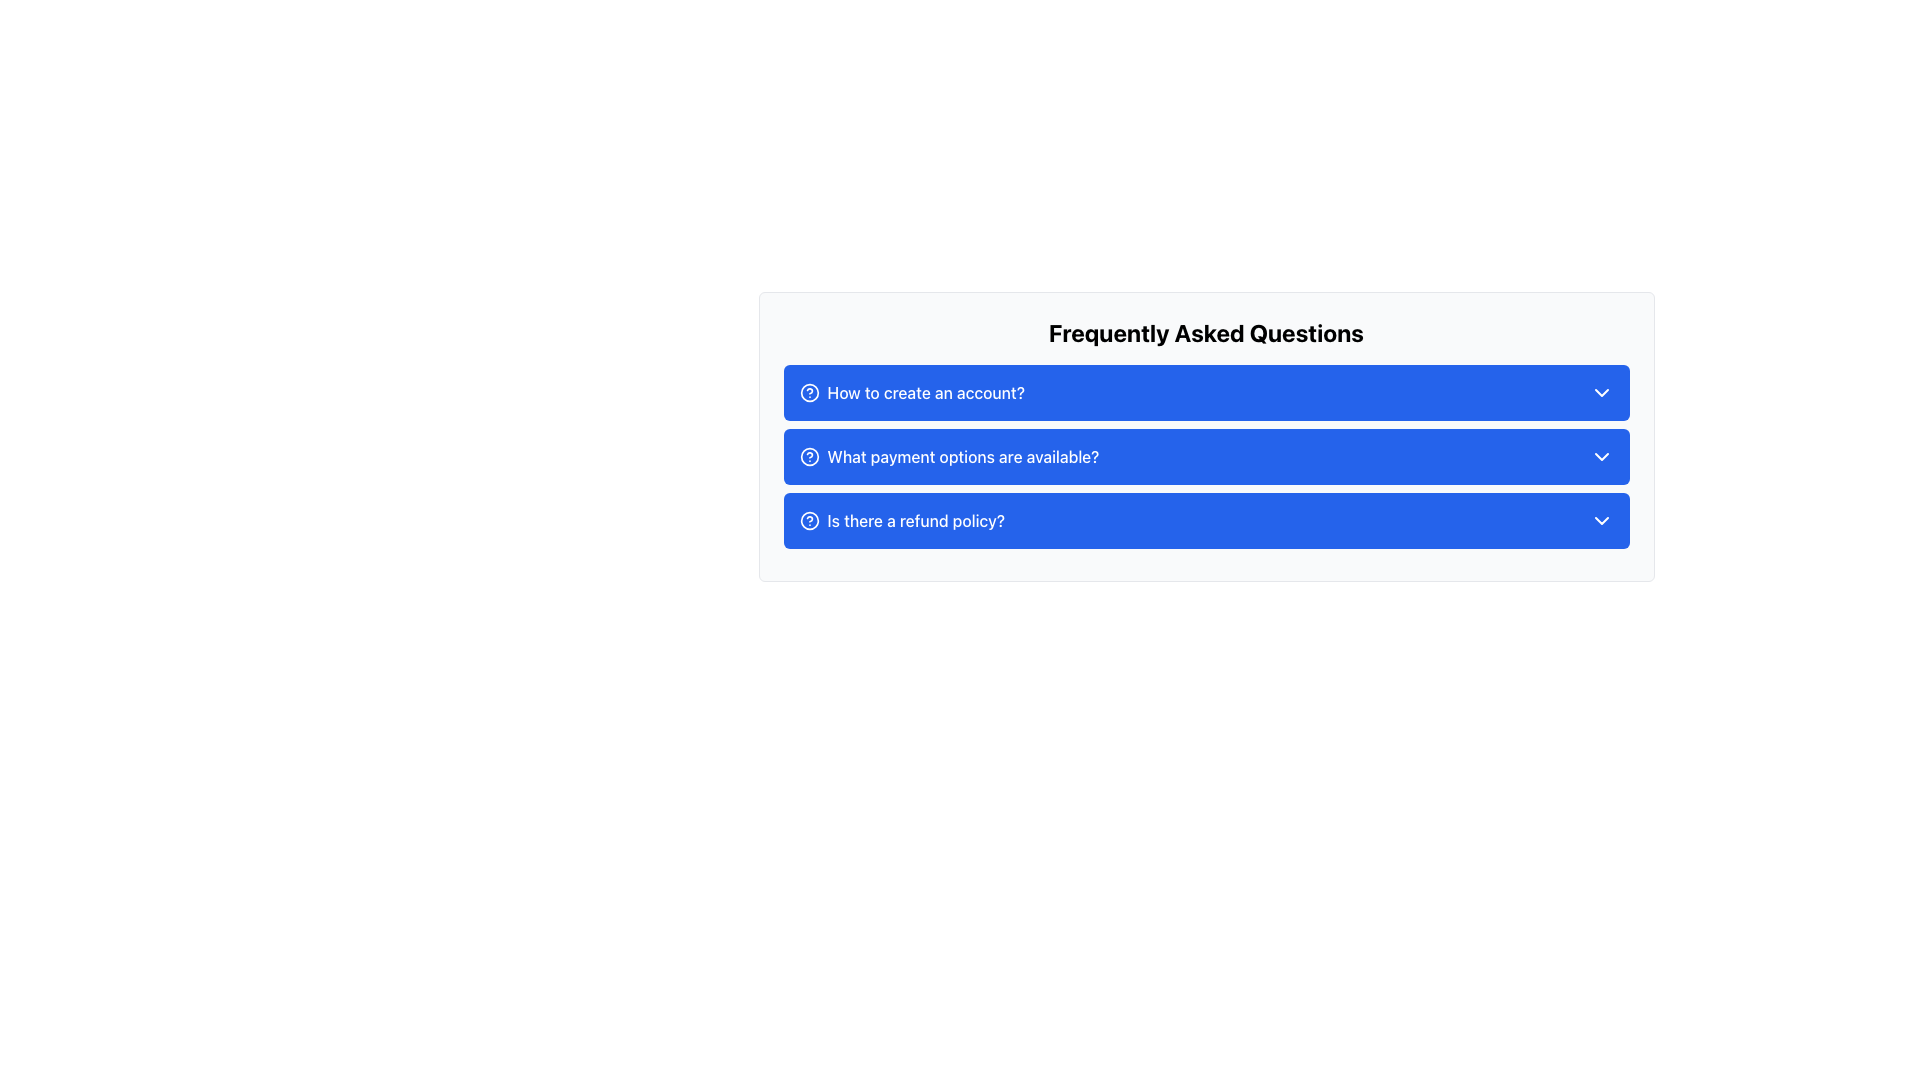 Image resolution: width=1920 pixels, height=1080 pixels. Describe the element at coordinates (1601, 519) in the screenshot. I see `the downward-facing chevron icon button located at the far right end of the blue background button labeled 'Is there a refund policy?'` at that location.